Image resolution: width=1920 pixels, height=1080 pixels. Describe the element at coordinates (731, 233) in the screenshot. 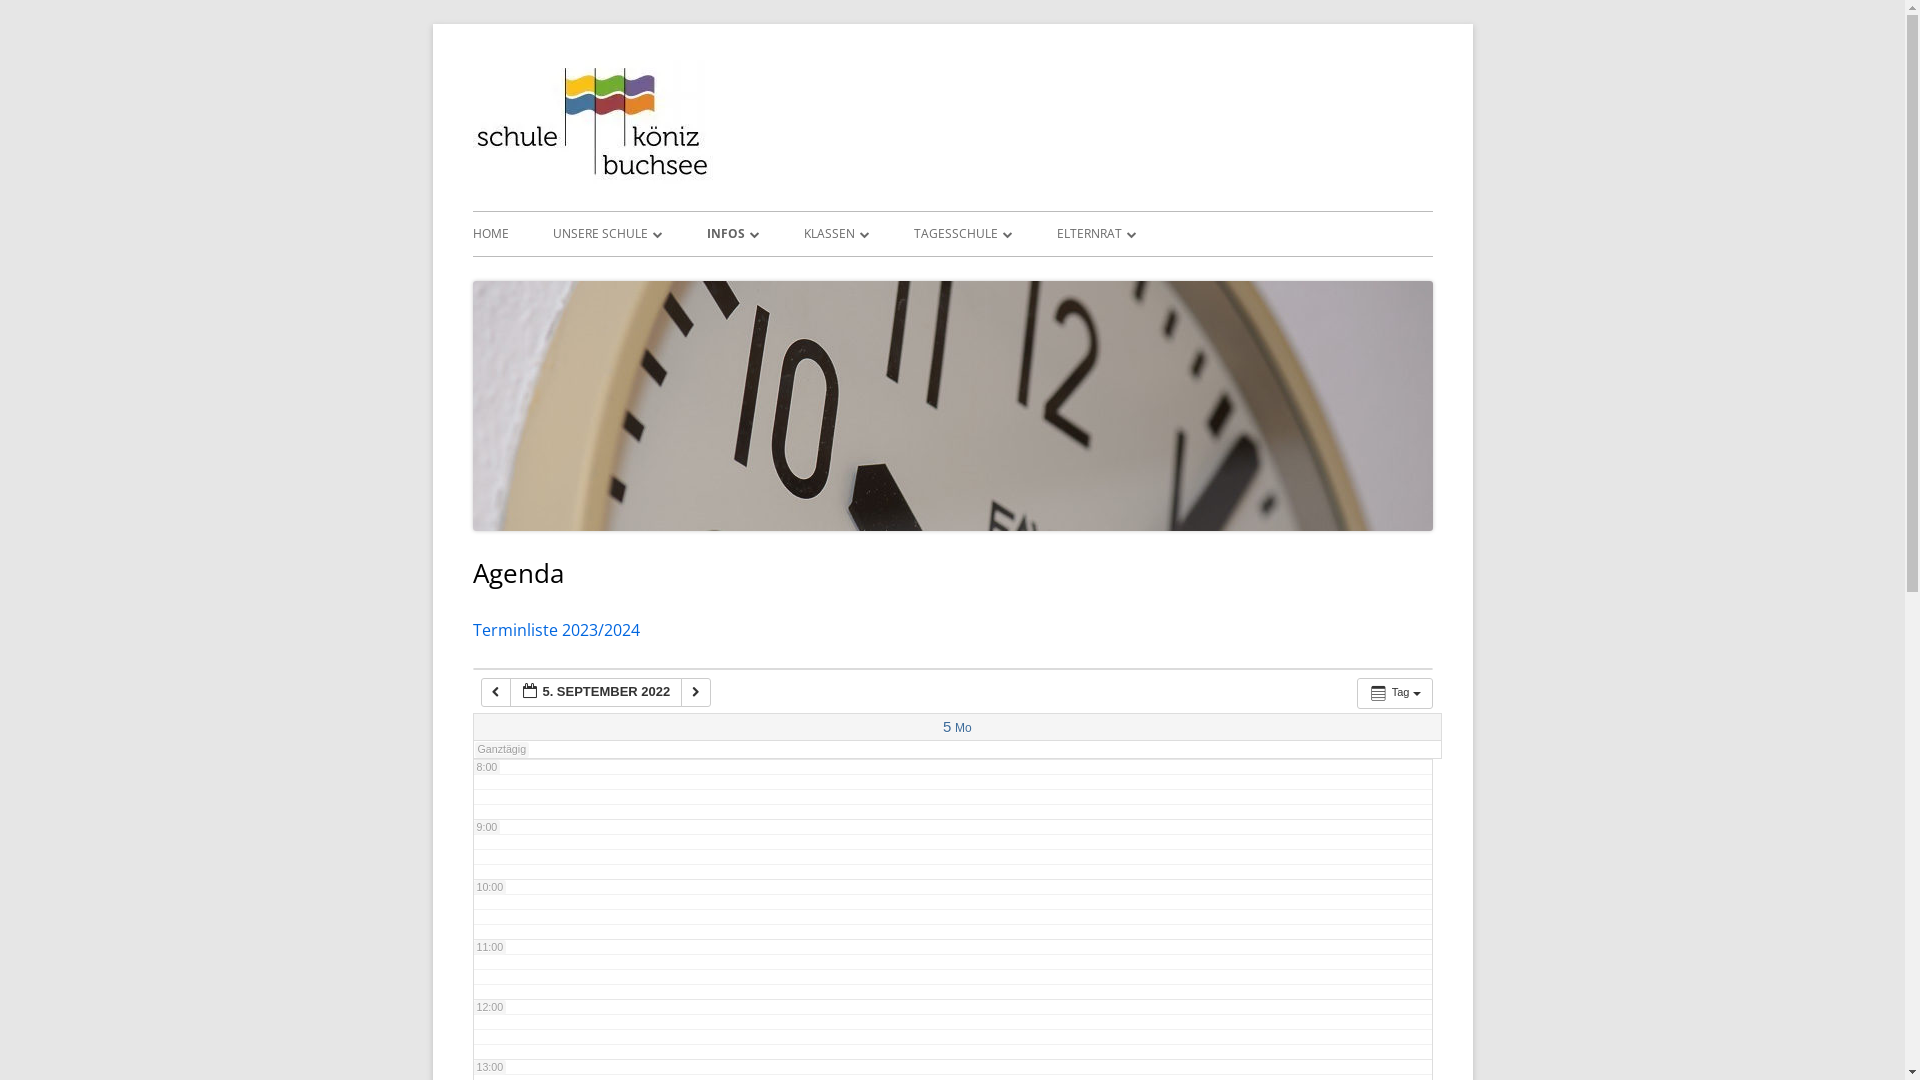

I see `'INFOS'` at that location.